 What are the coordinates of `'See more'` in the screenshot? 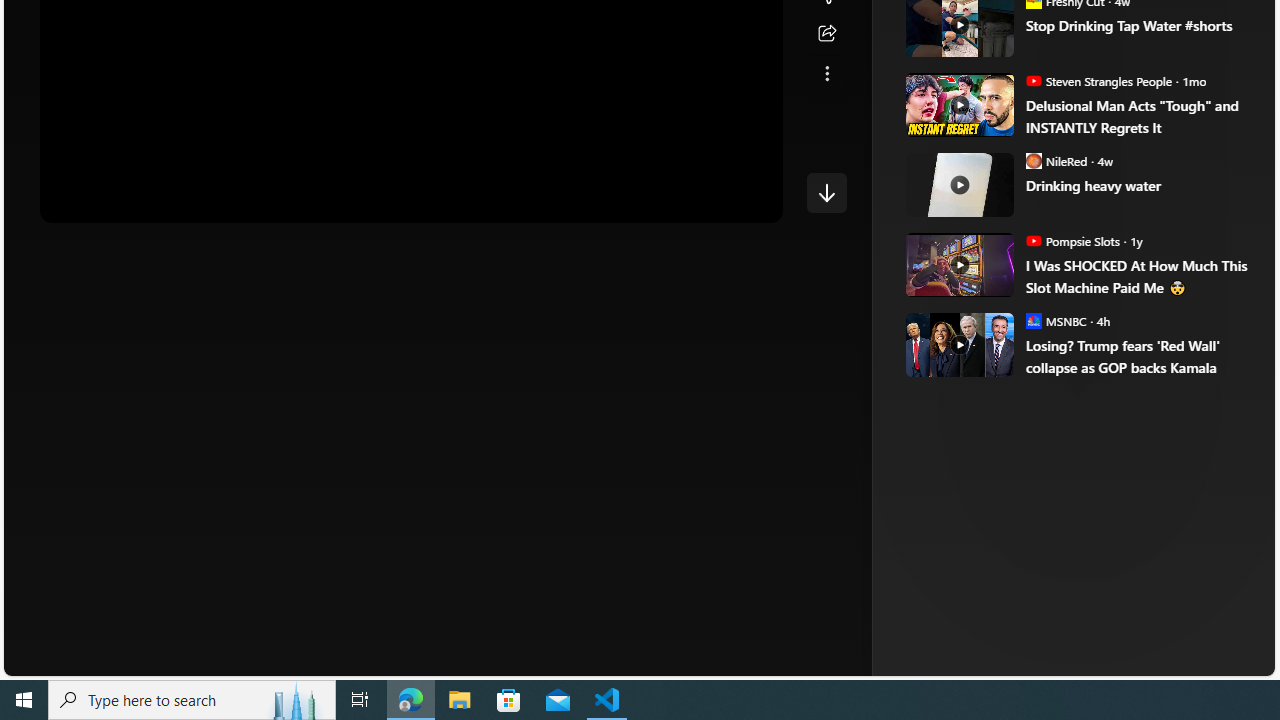 It's located at (826, 73).